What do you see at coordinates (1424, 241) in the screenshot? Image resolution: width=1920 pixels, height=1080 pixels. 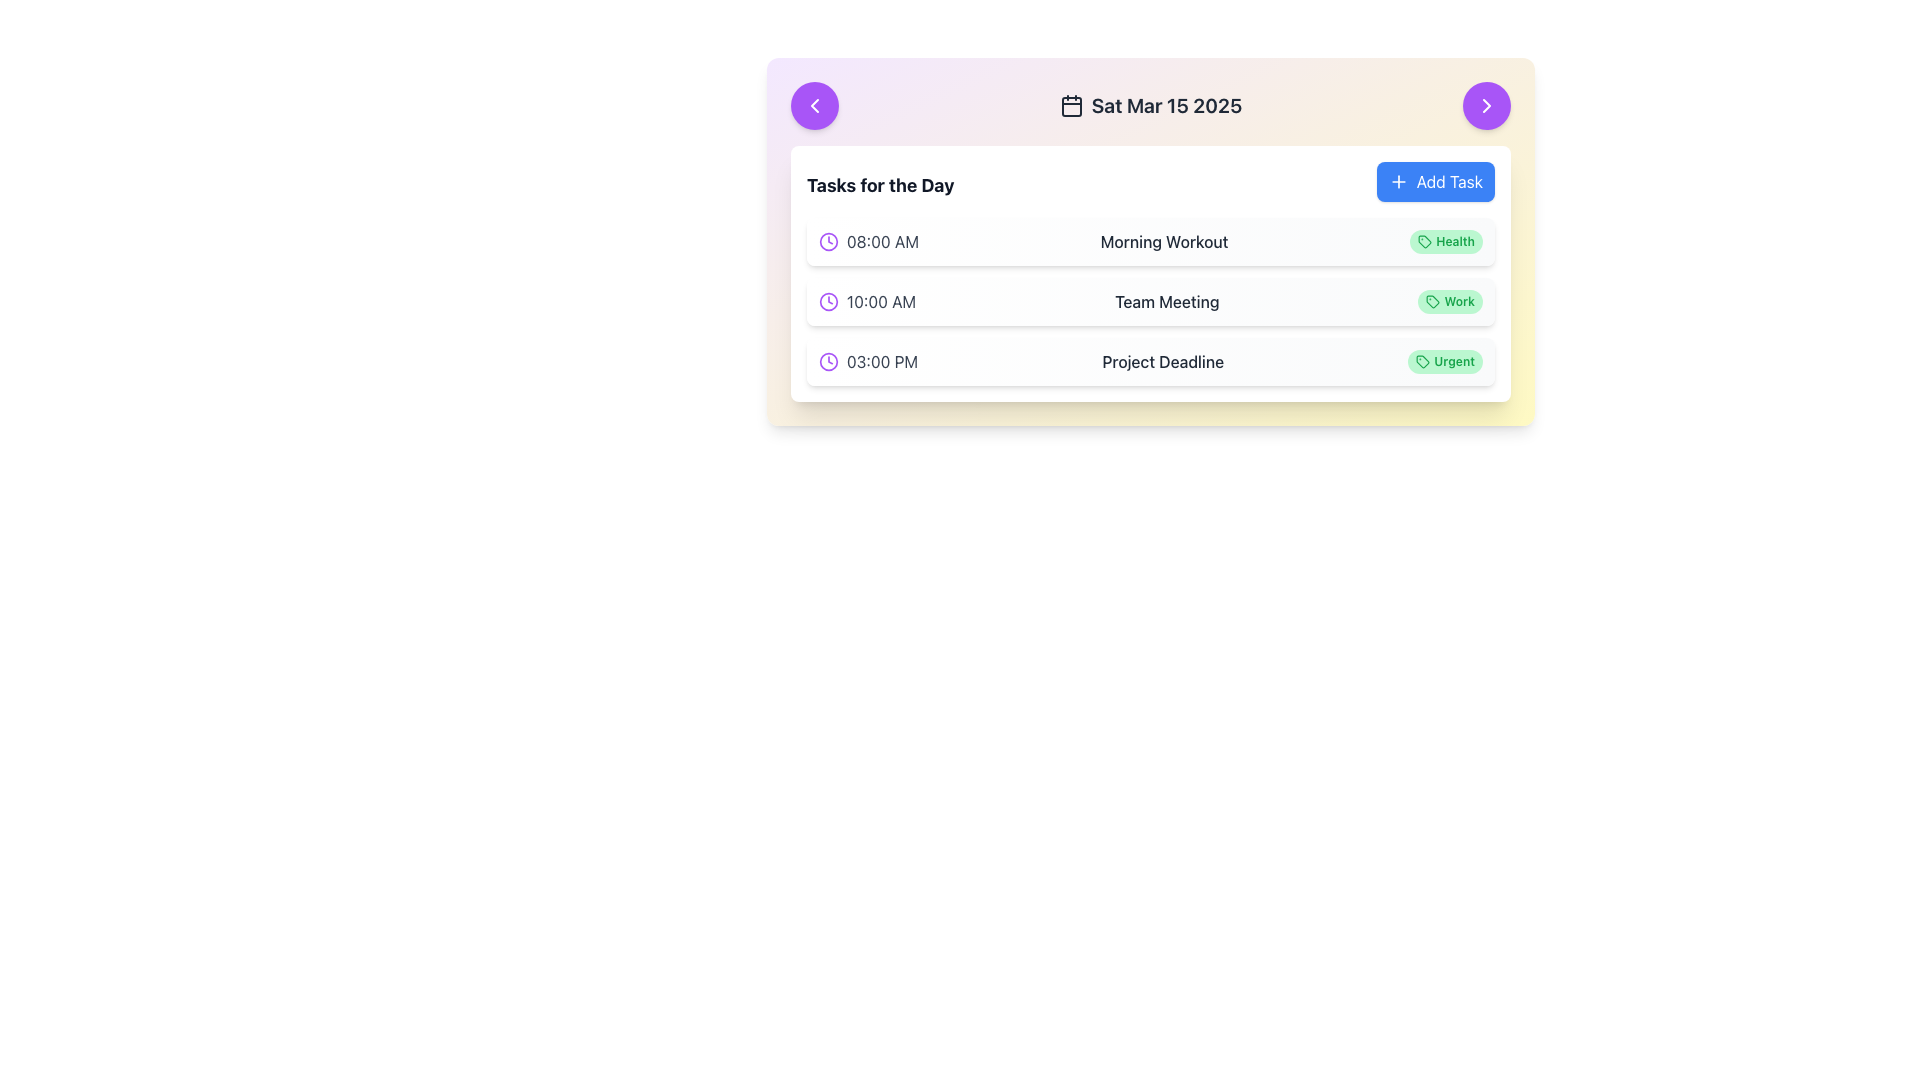 I see `the 'Health' icon indicator located in the 'Morning Workout' row` at bounding box center [1424, 241].